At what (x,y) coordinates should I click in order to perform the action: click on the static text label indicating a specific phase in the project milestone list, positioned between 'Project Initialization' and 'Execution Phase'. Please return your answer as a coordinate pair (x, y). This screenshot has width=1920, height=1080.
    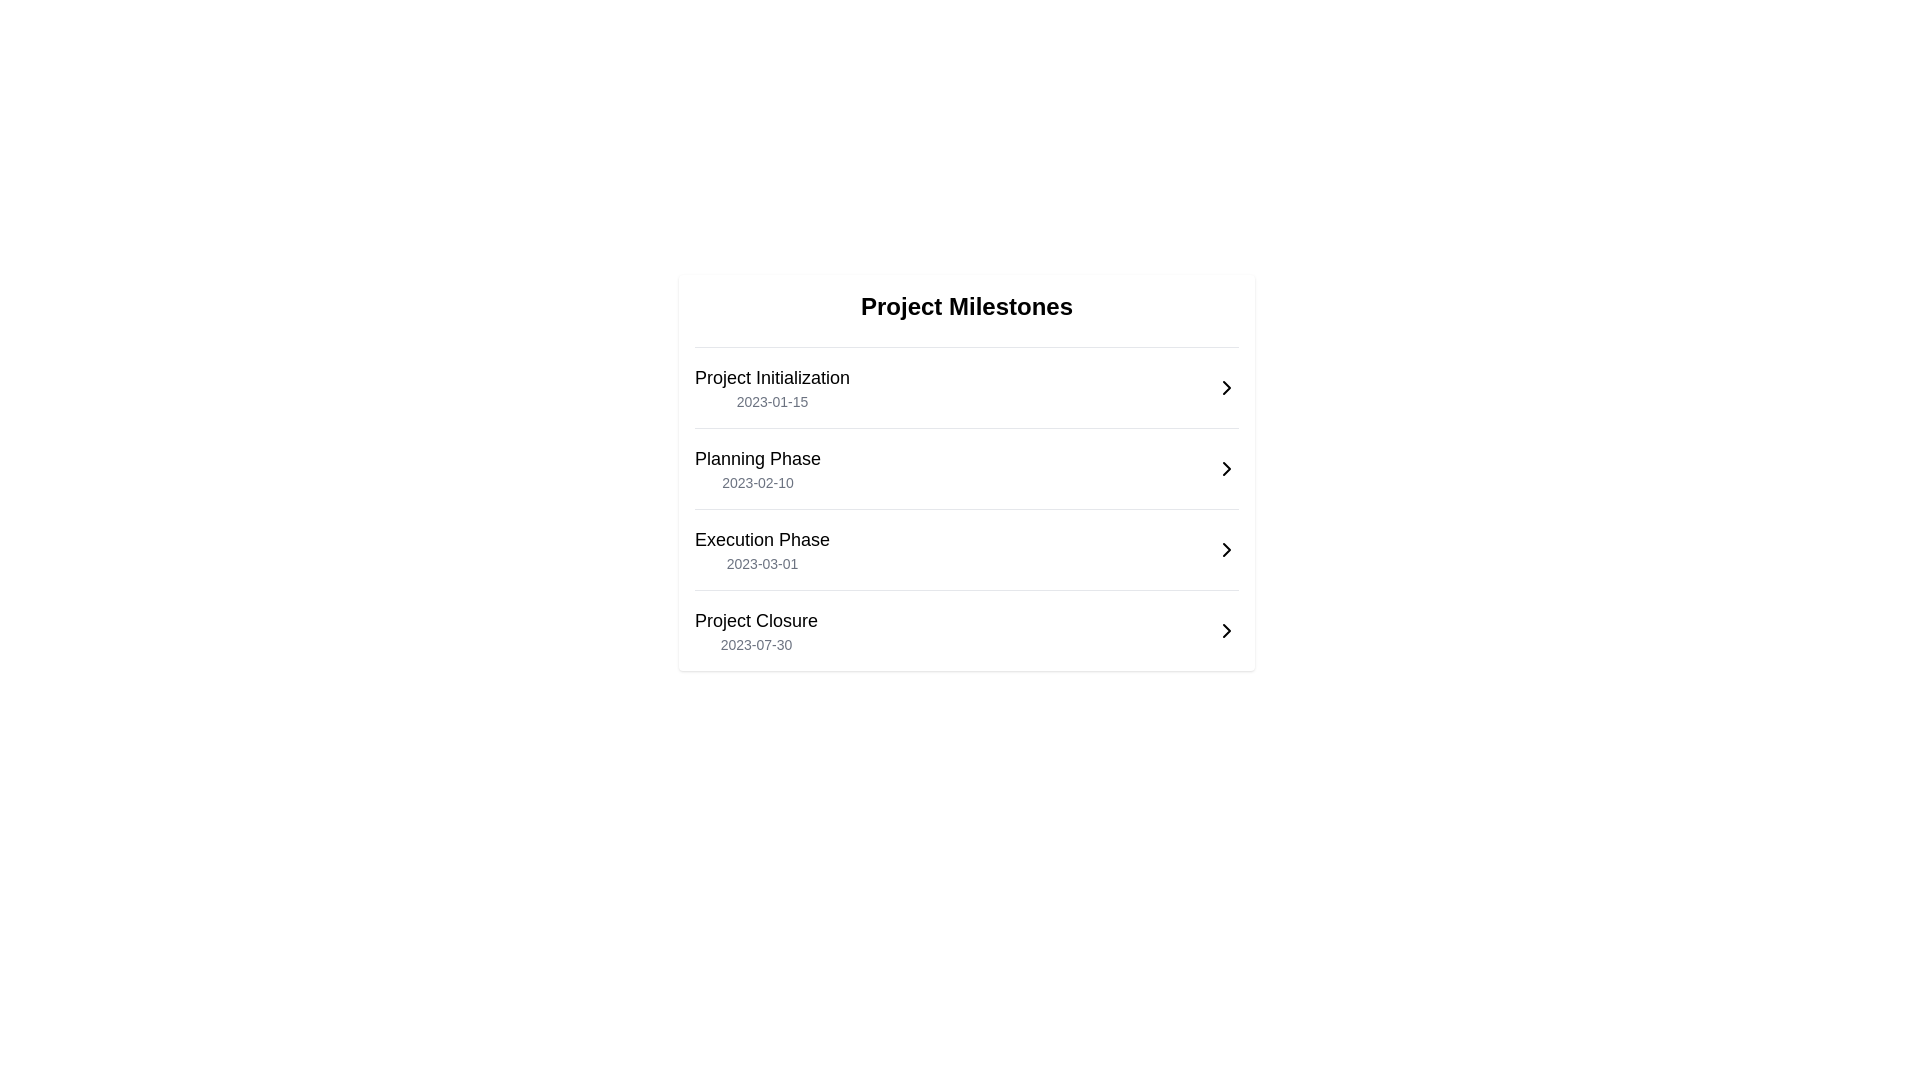
    Looking at the image, I should click on (757, 459).